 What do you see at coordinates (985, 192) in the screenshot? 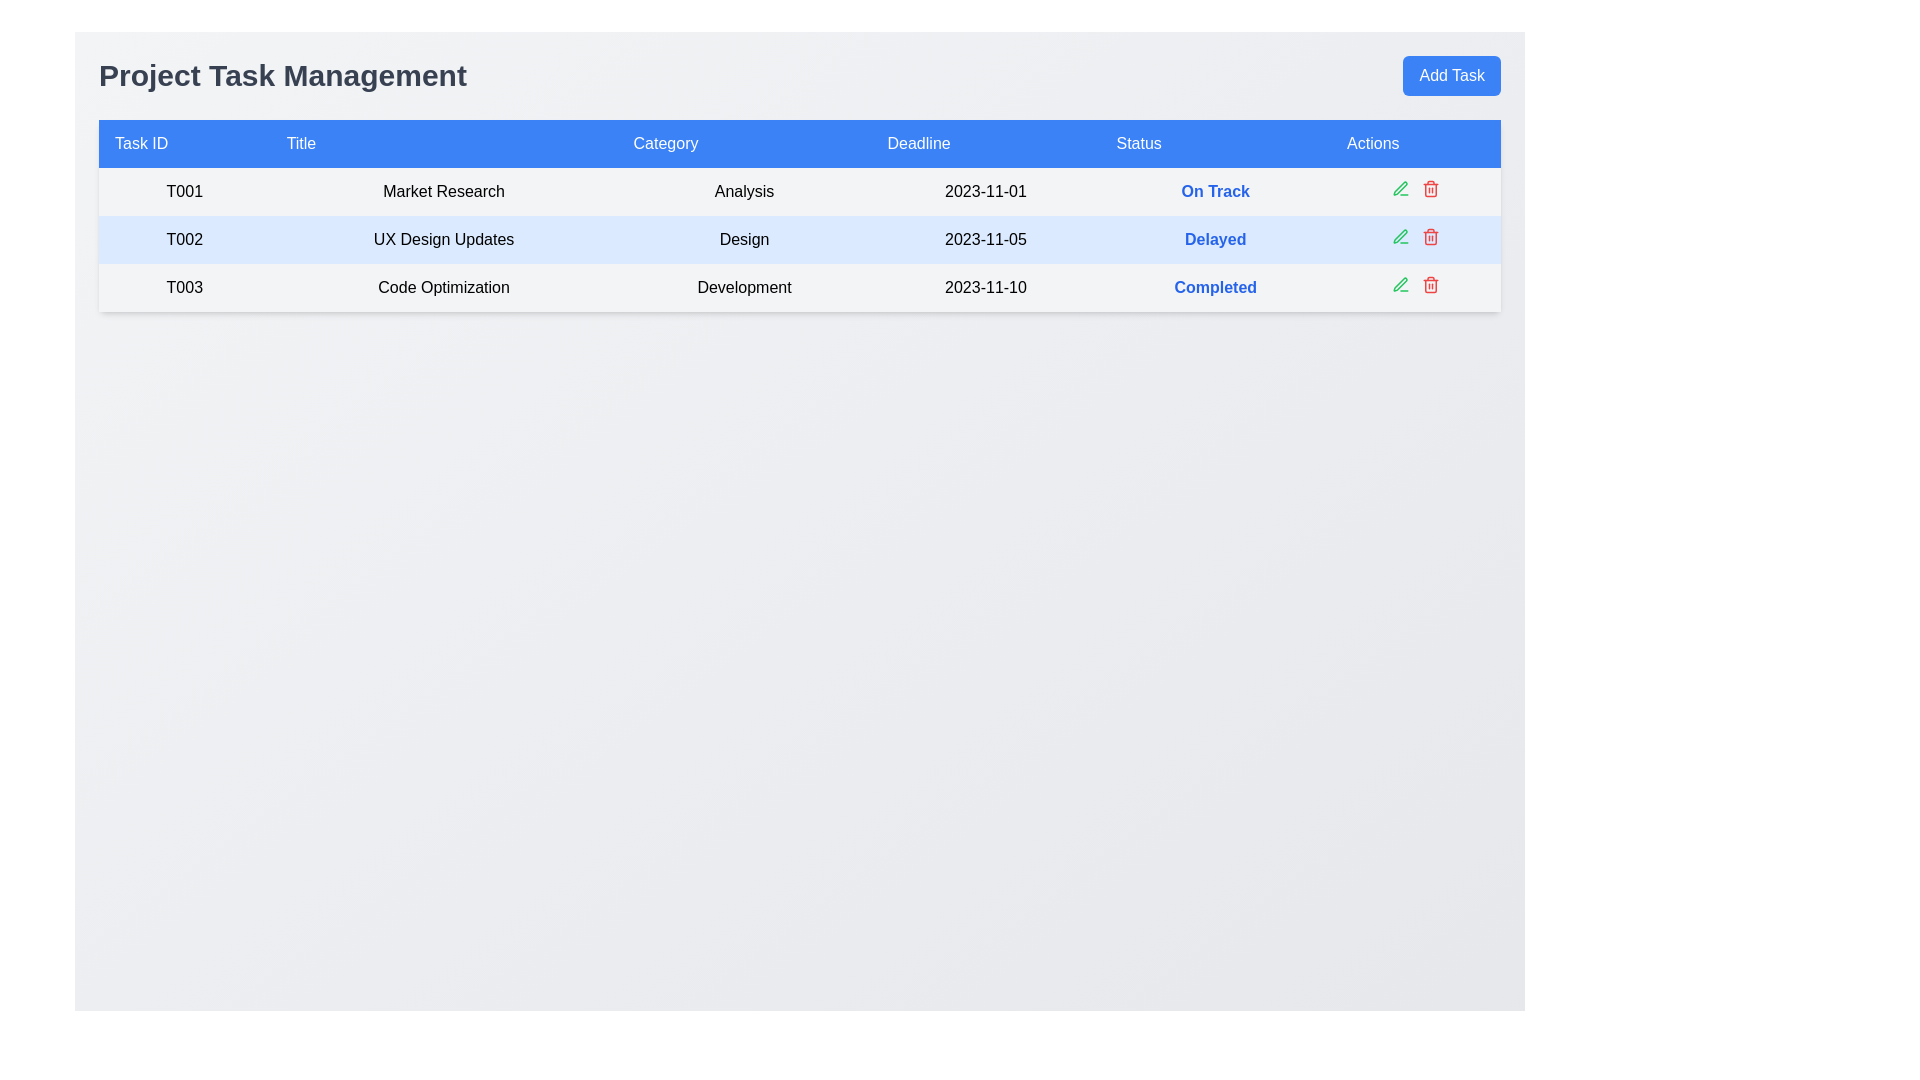
I see `the text display that shows the deadline '2023-11-01' in the fourth column of the first data row of the table, which indicates the due date for the corresponding task` at bounding box center [985, 192].